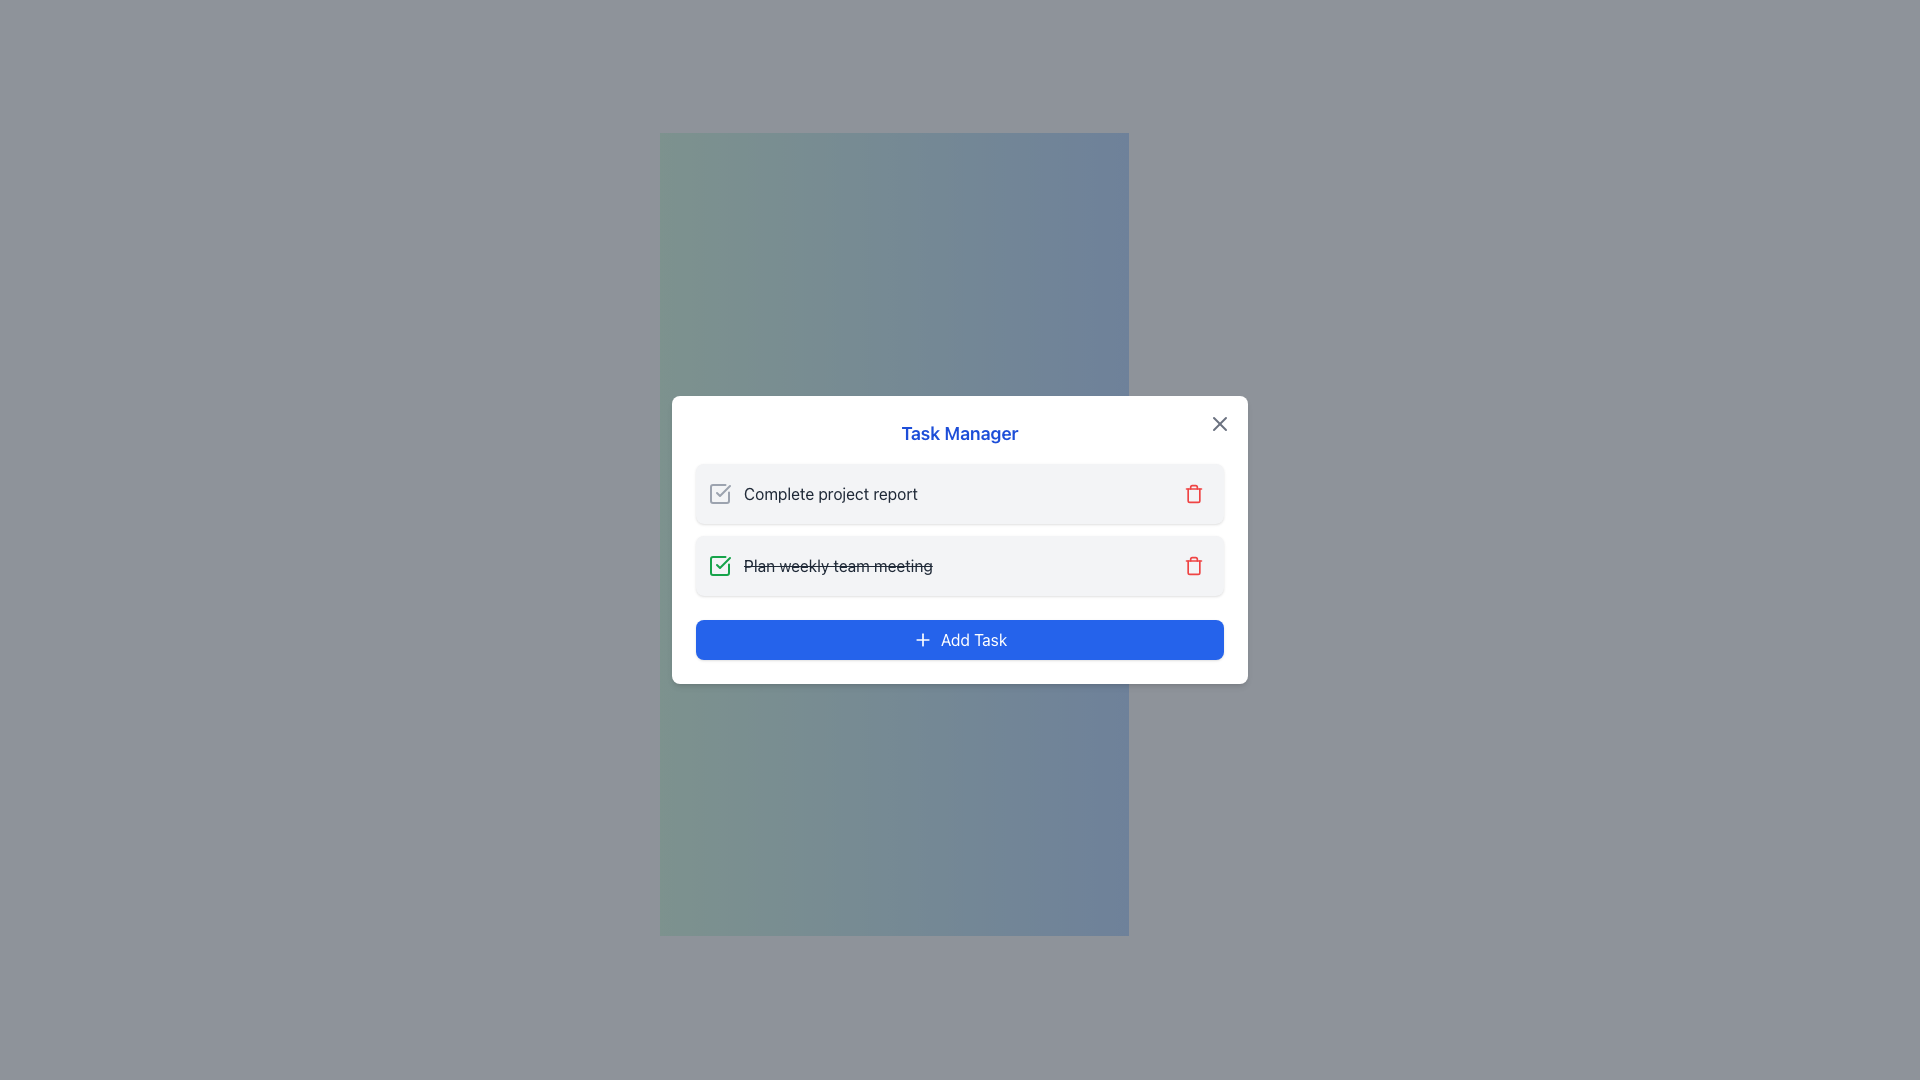 This screenshot has height=1080, width=1920. I want to click on the Close Button icon, which is a cross icon located in the top-right corner of the modal box, so click(1218, 423).